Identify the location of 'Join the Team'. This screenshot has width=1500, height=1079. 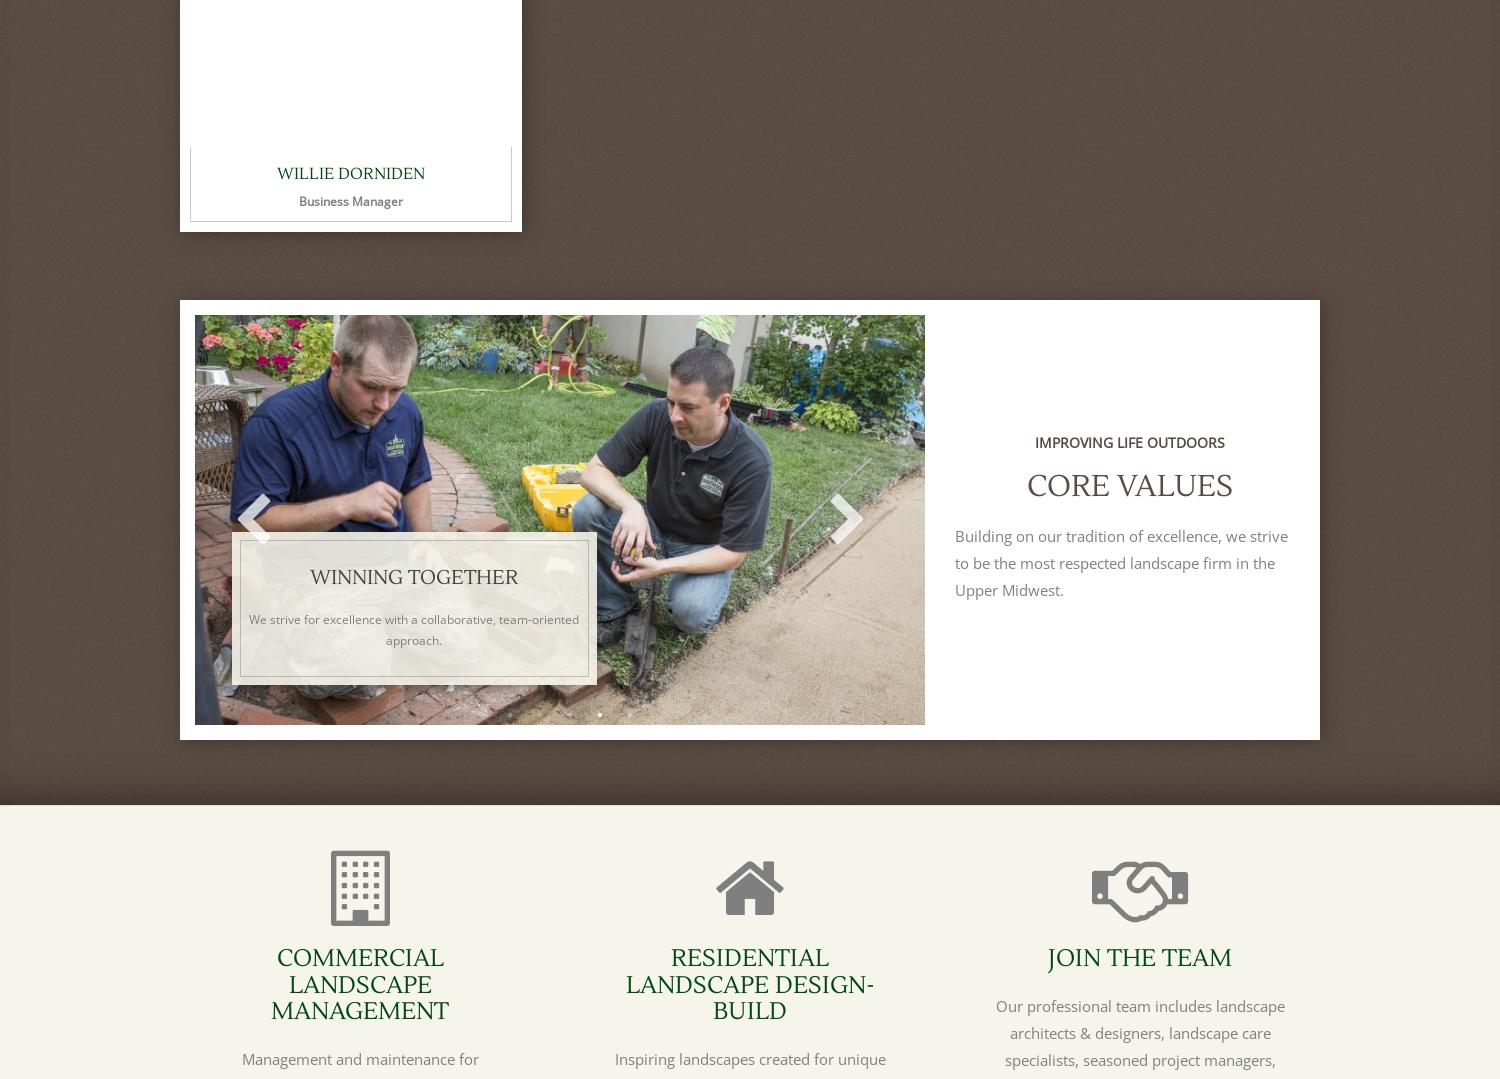
(1140, 957).